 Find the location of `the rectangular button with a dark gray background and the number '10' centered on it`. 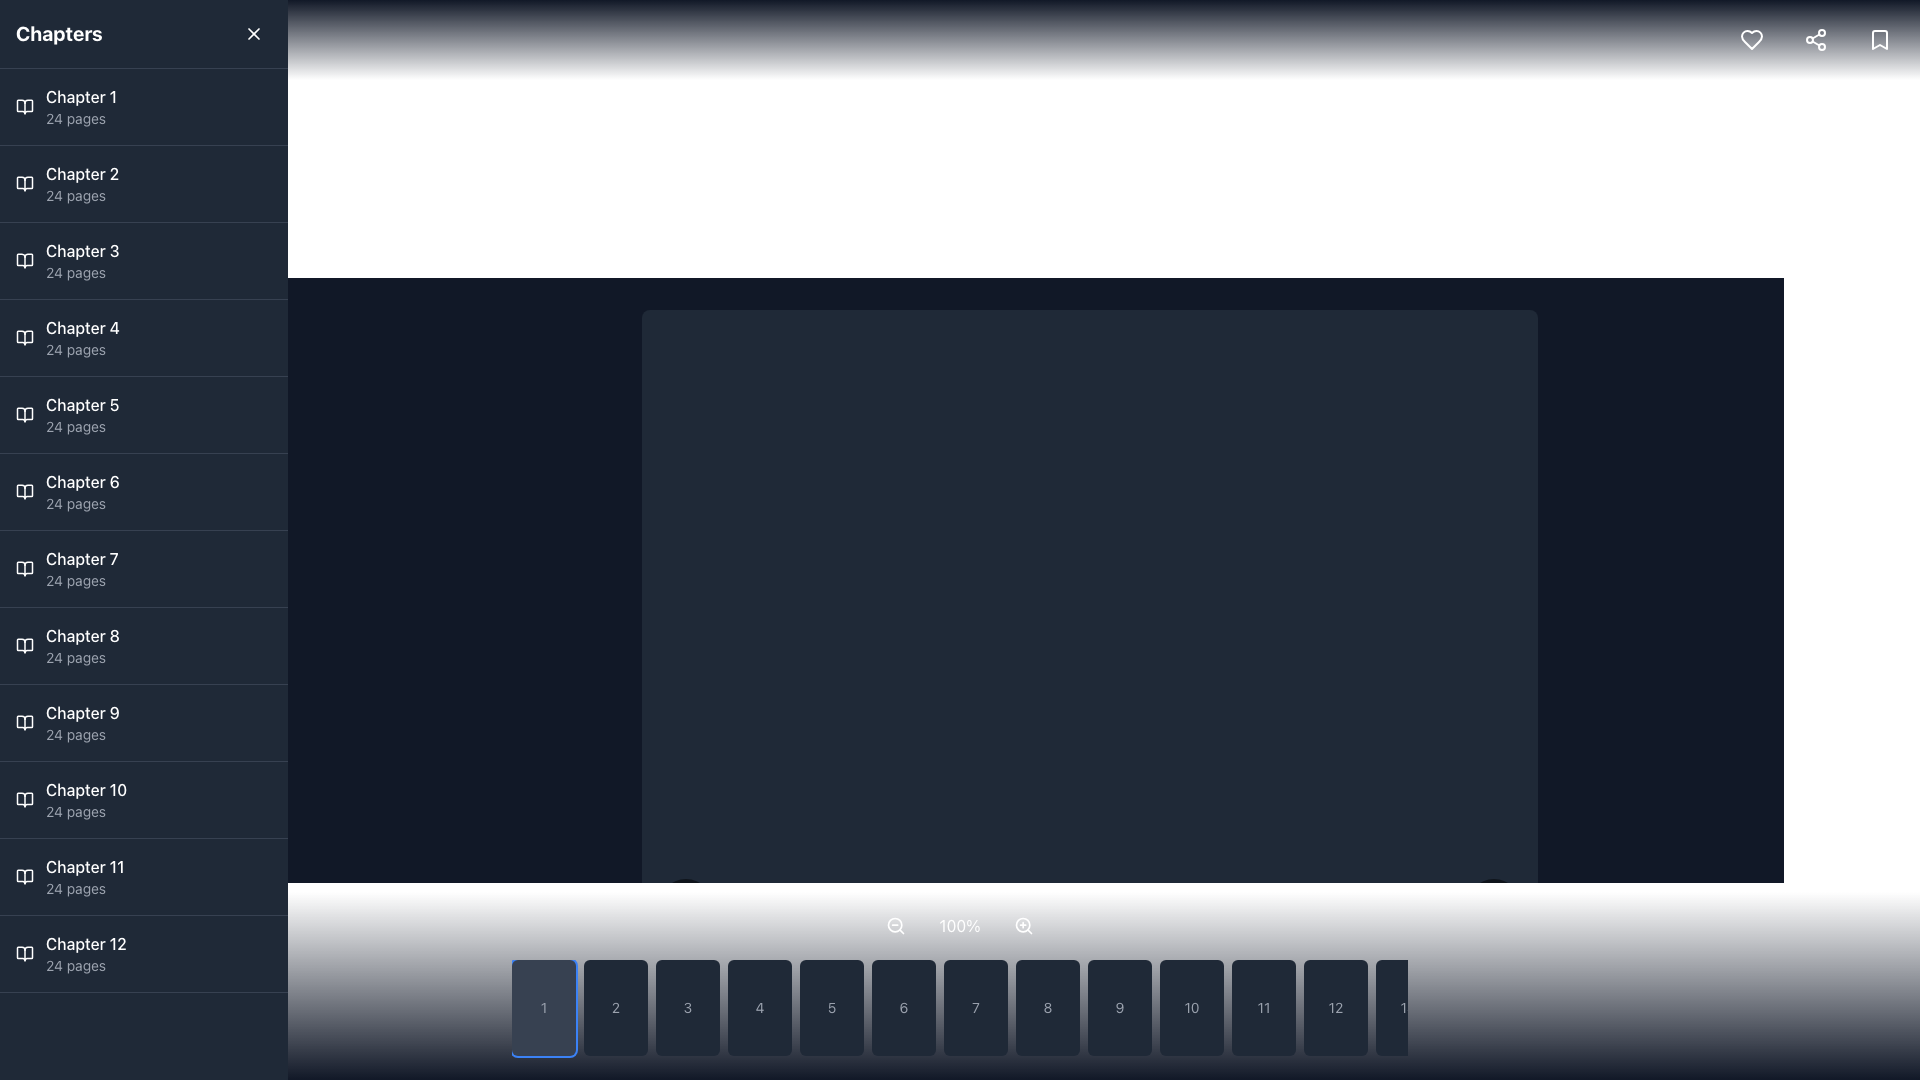

the rectangular button with a dark gray background and the number '10' centered on it is located at coordinates (1191, 1007).